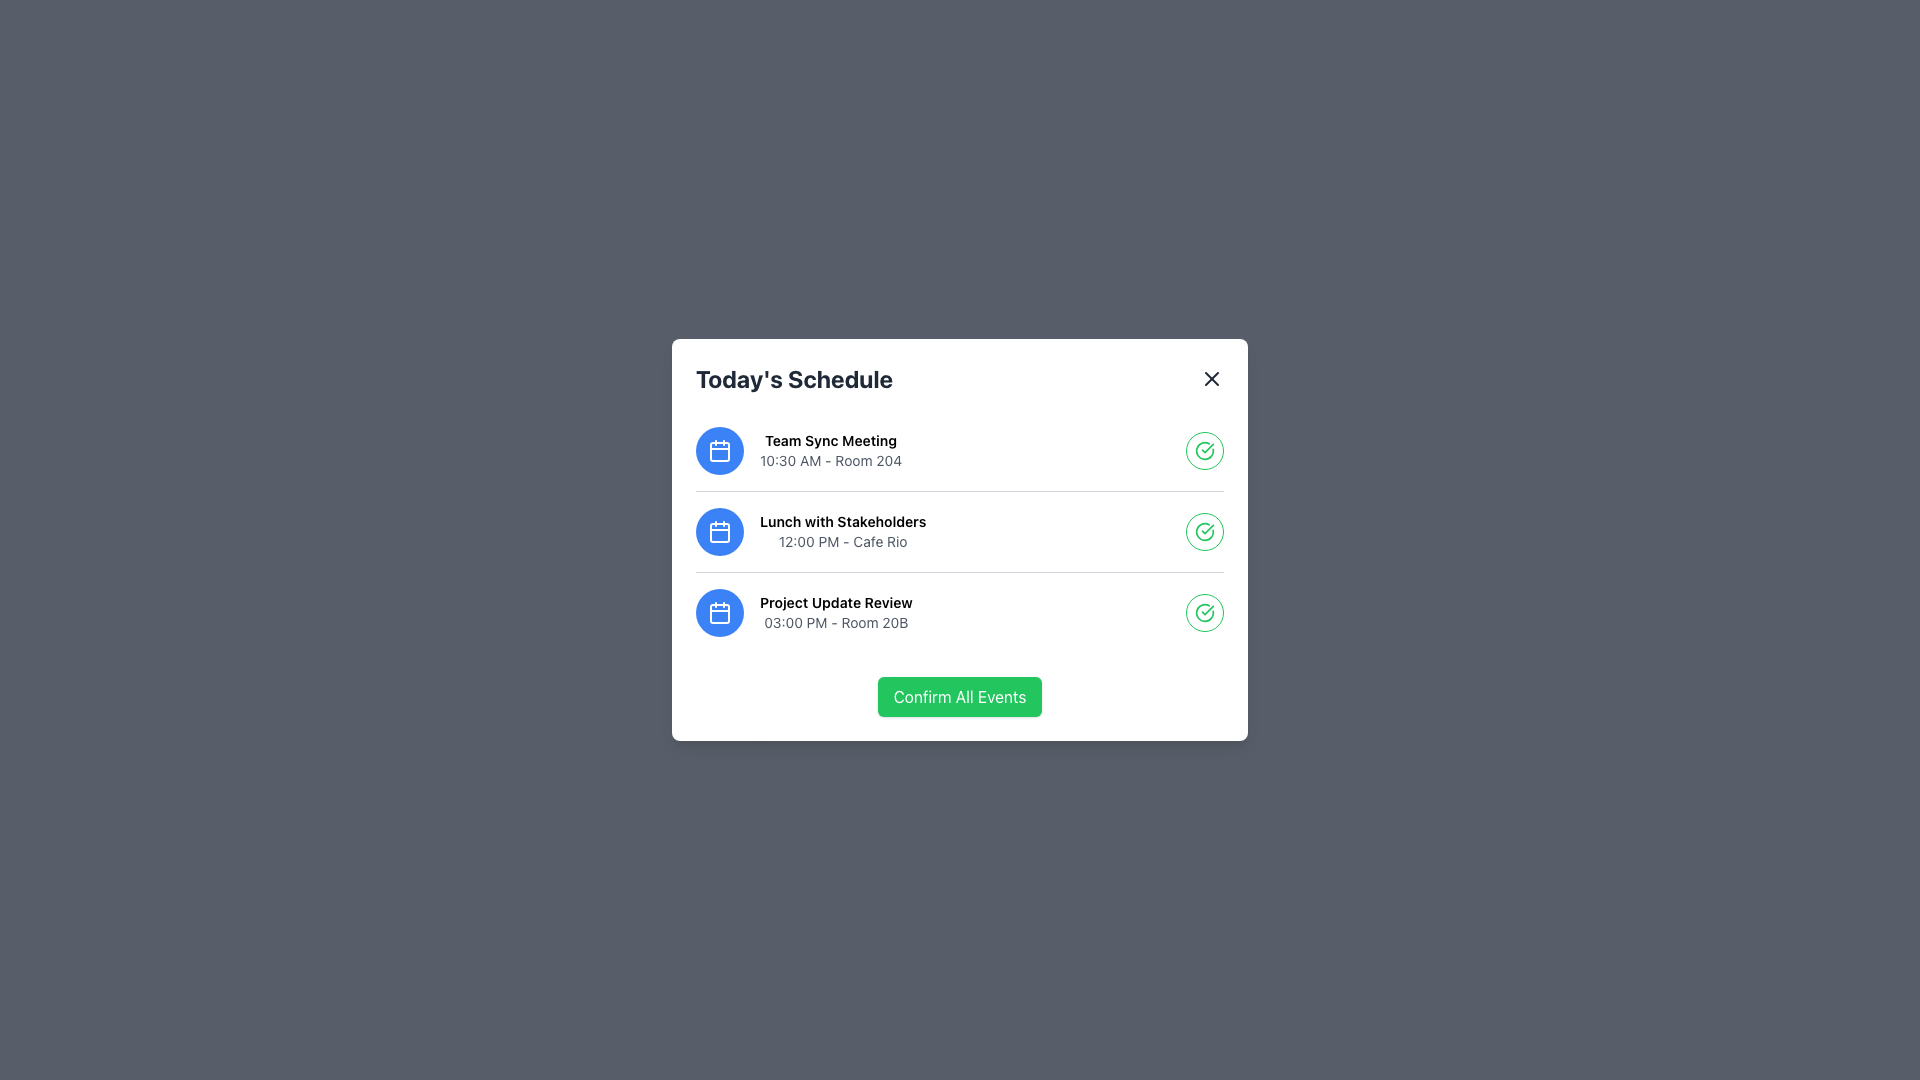 This screenshot has width=1920, height=1080. Describe the element at coordinates (1203, 531) in the screenshot. I see `the green circle icon button with a checkmark inside the 'Today's Schedule' modal to mark the task as done` at that location.